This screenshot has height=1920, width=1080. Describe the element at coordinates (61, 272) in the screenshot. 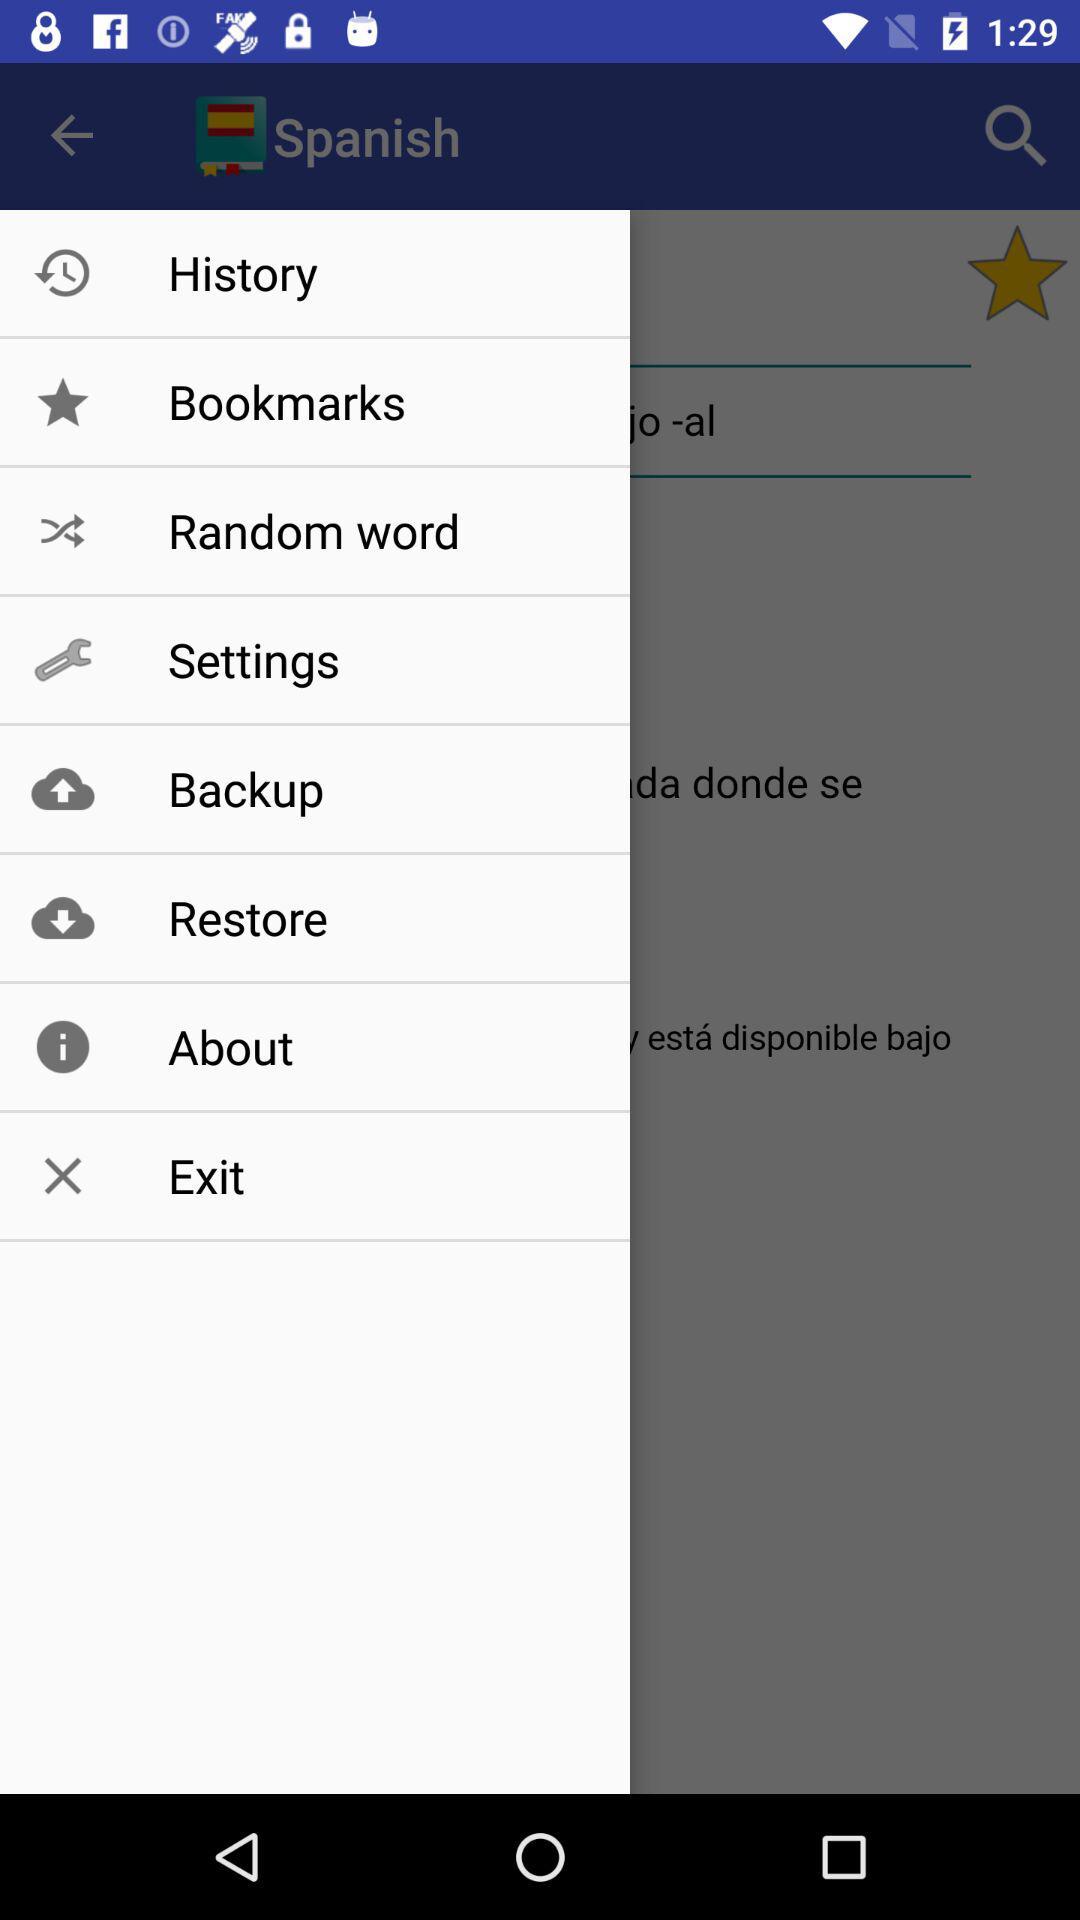

I see `the history icon` at that location.